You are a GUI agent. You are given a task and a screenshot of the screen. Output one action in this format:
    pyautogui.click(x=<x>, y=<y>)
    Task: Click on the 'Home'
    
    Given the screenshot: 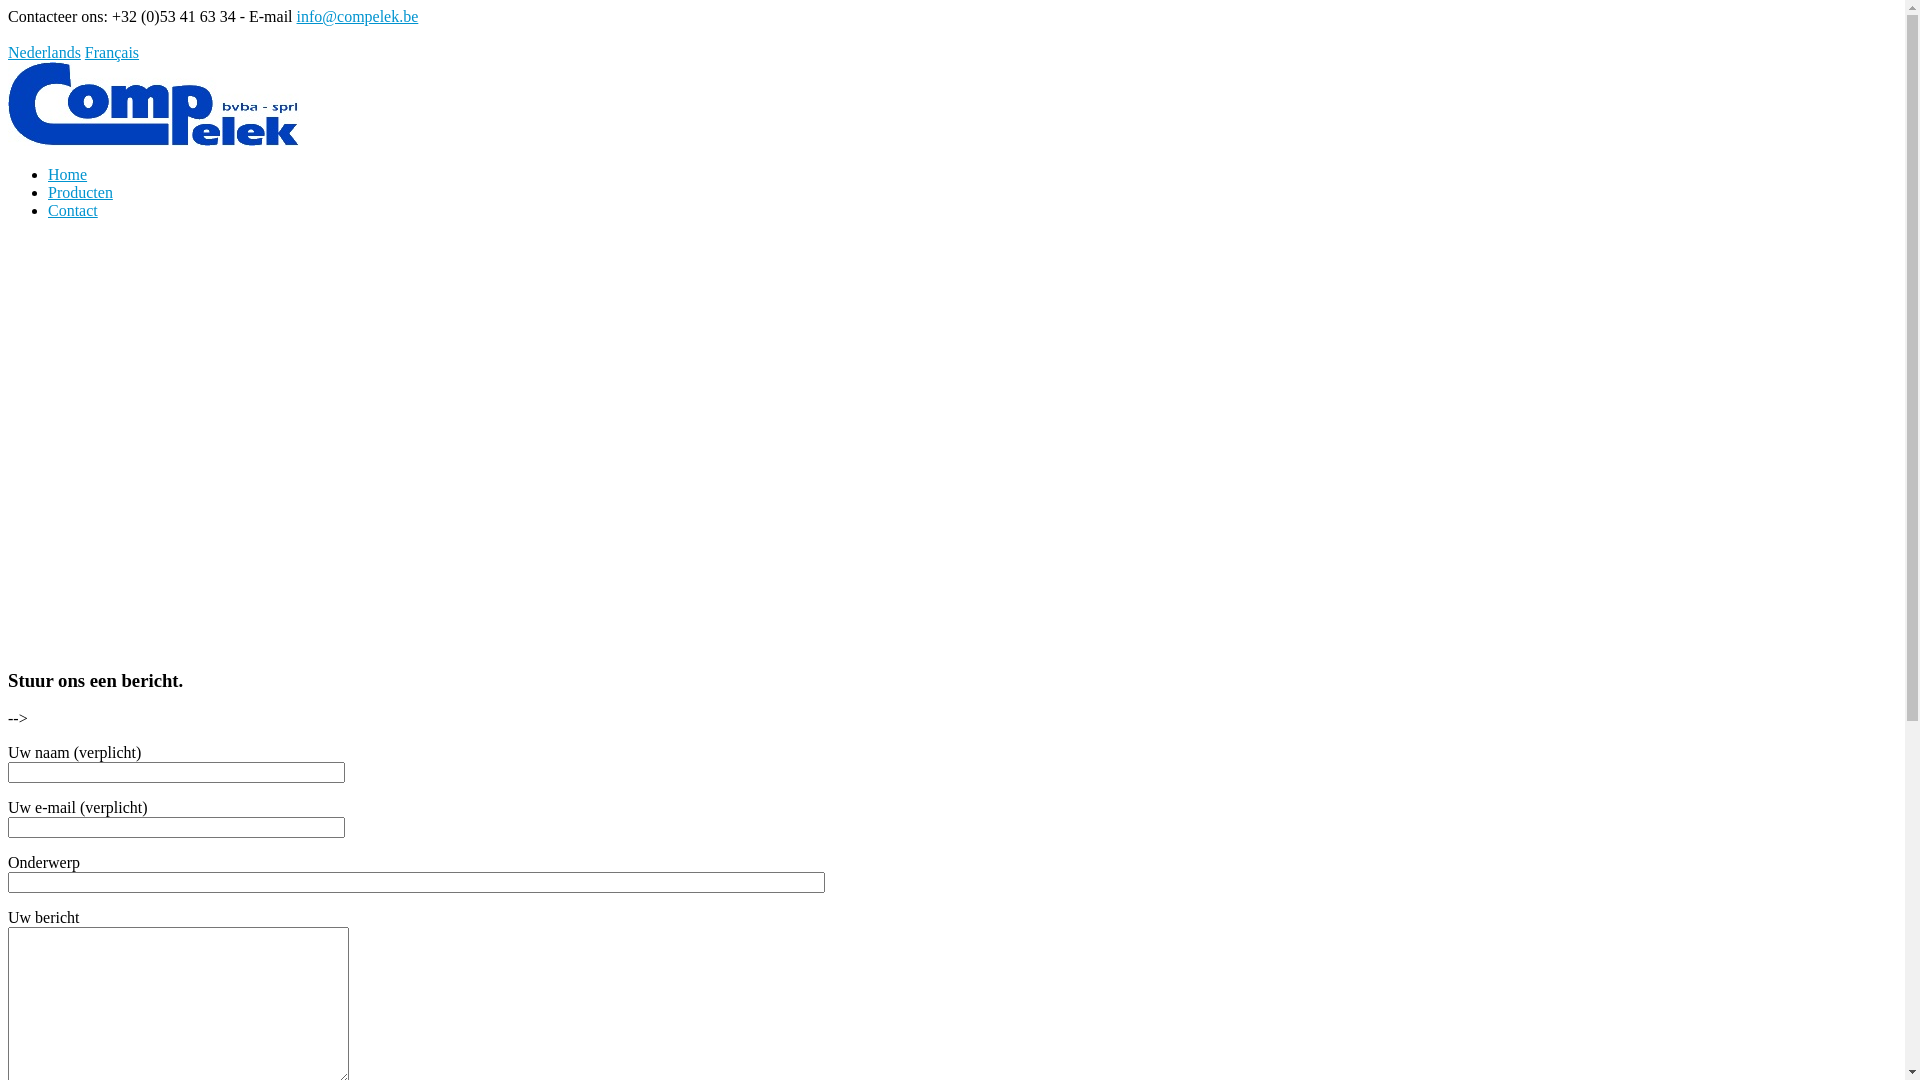 What is the action you would take?
    pyautogui.click(x=67, y=173)
    